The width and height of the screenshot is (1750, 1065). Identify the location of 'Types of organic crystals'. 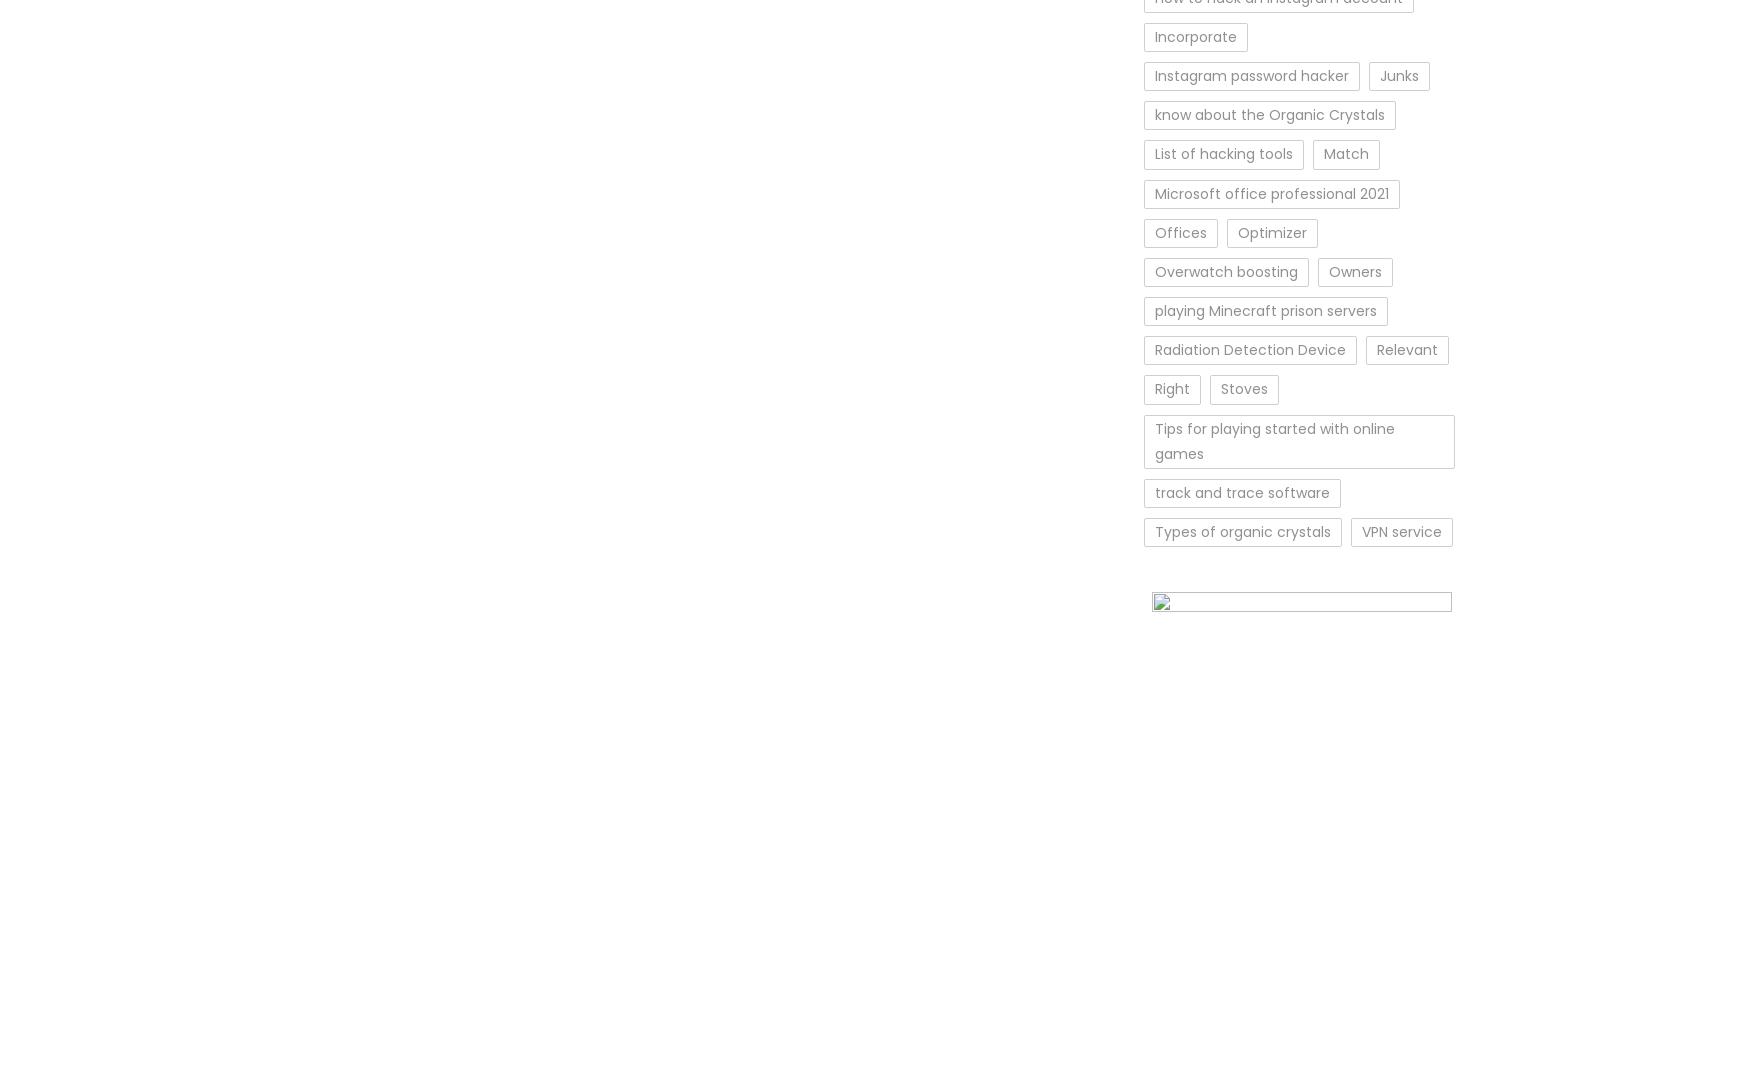
(1154, 530).